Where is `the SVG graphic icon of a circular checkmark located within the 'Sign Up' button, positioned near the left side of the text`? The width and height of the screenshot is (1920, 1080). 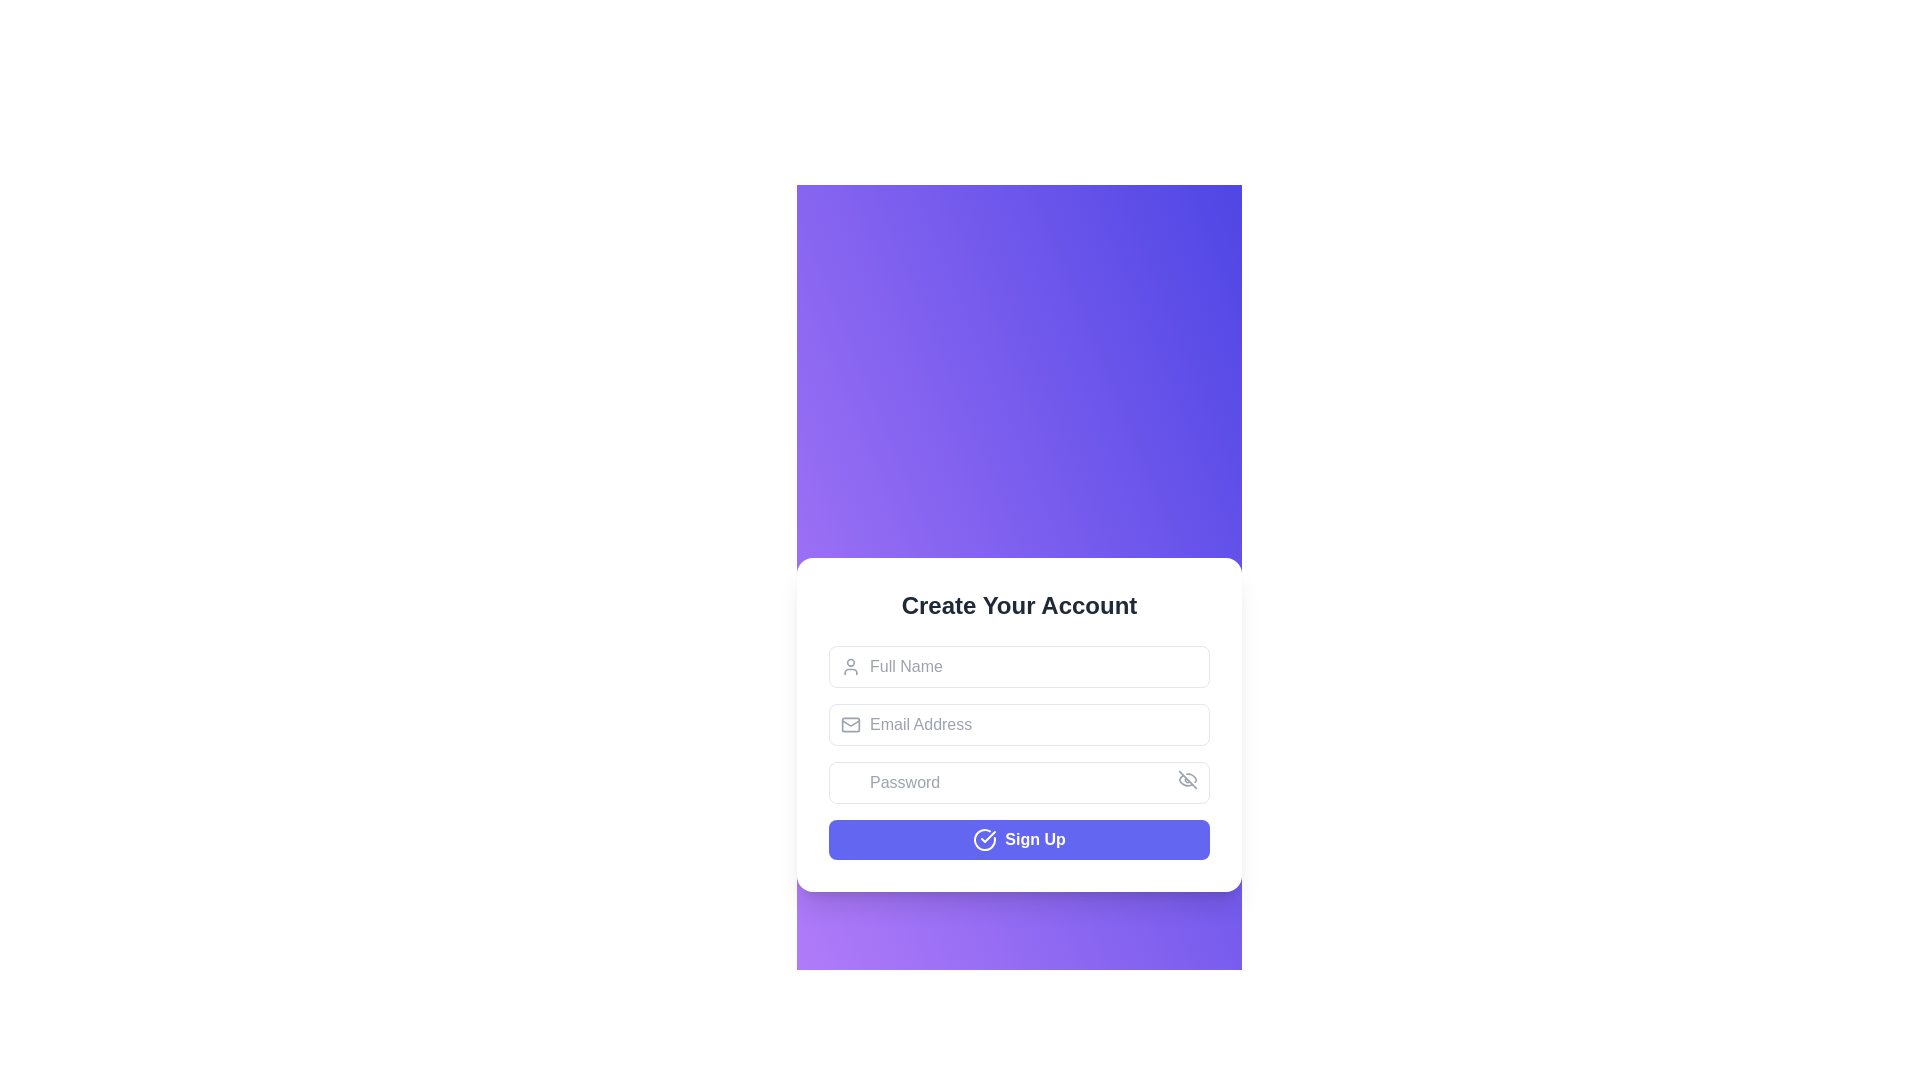 the SVG graphic icon of a circular checkmark located within the 'Sign Up' button, positioned near the left side of the text is located at coordinates (985, 840).